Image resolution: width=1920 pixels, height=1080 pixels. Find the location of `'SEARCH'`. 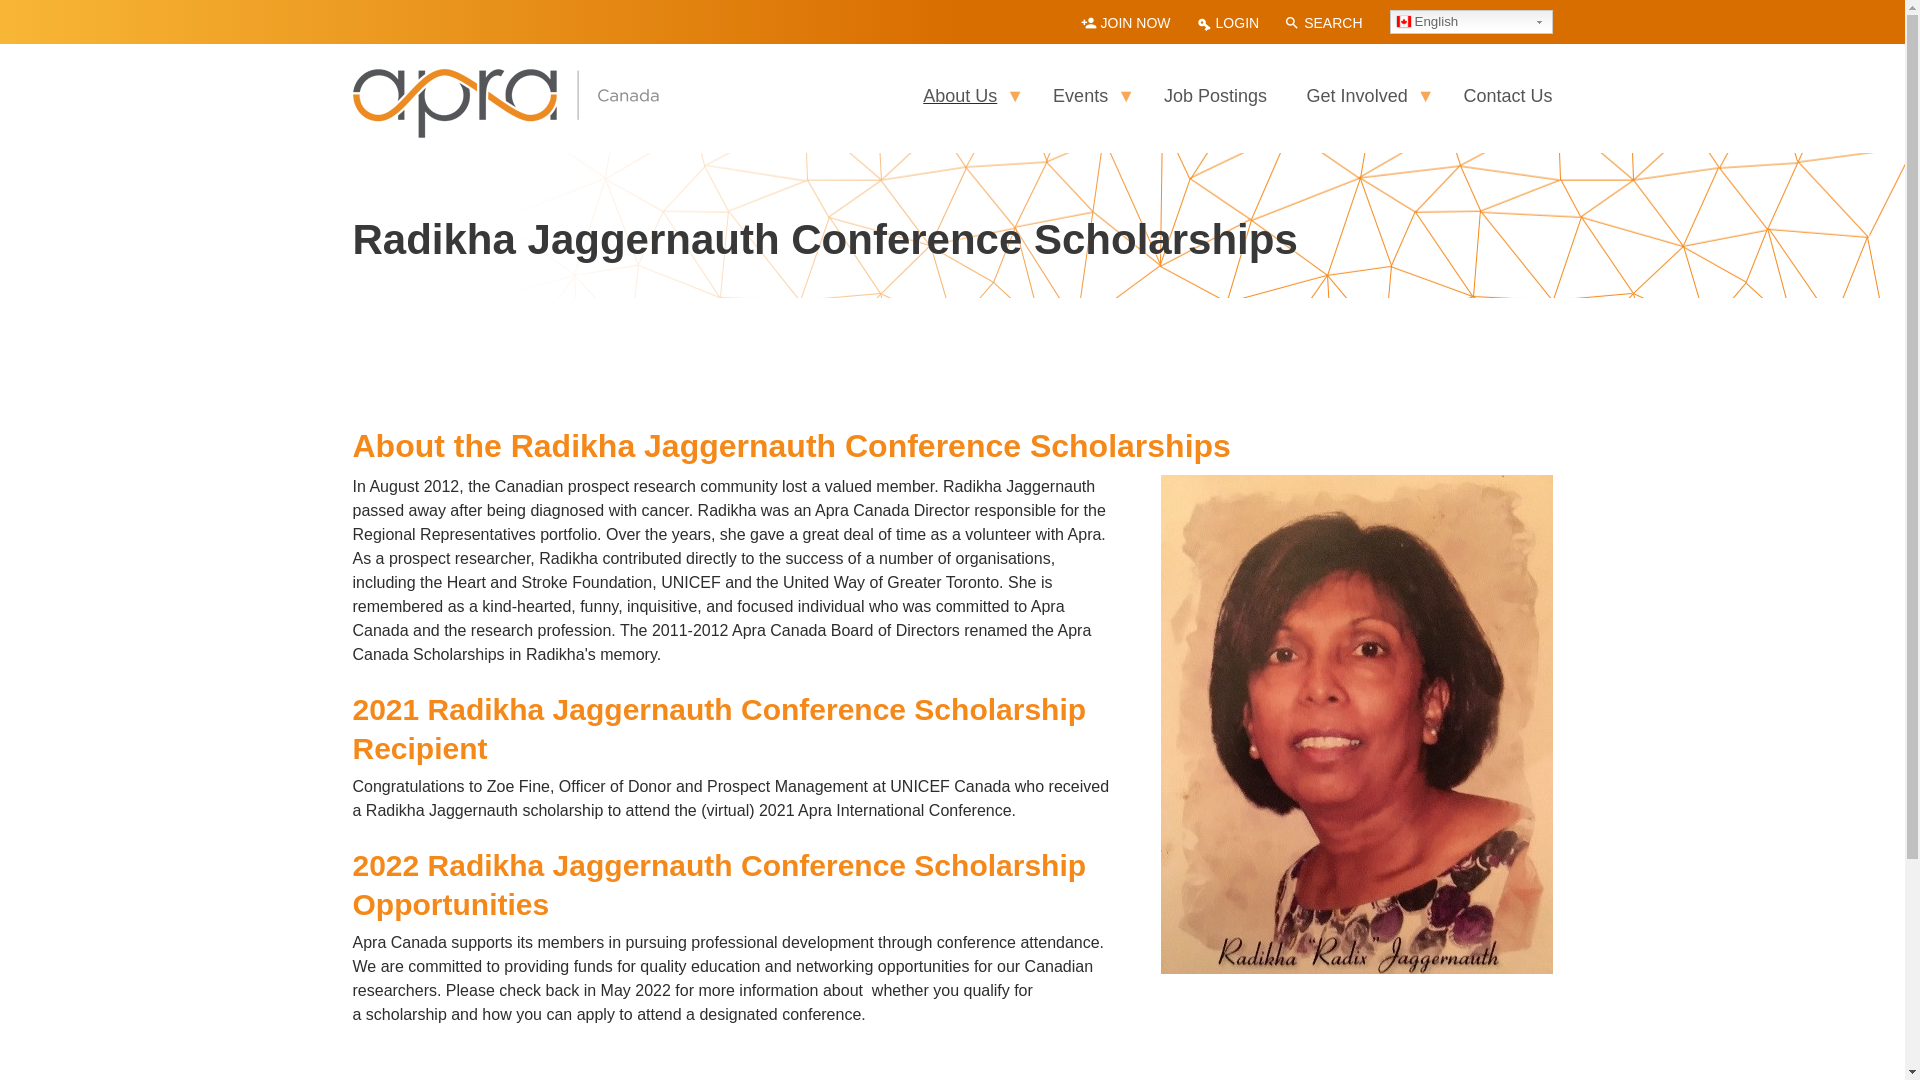

'SEARCH' is located at coordinates (1323, 23).